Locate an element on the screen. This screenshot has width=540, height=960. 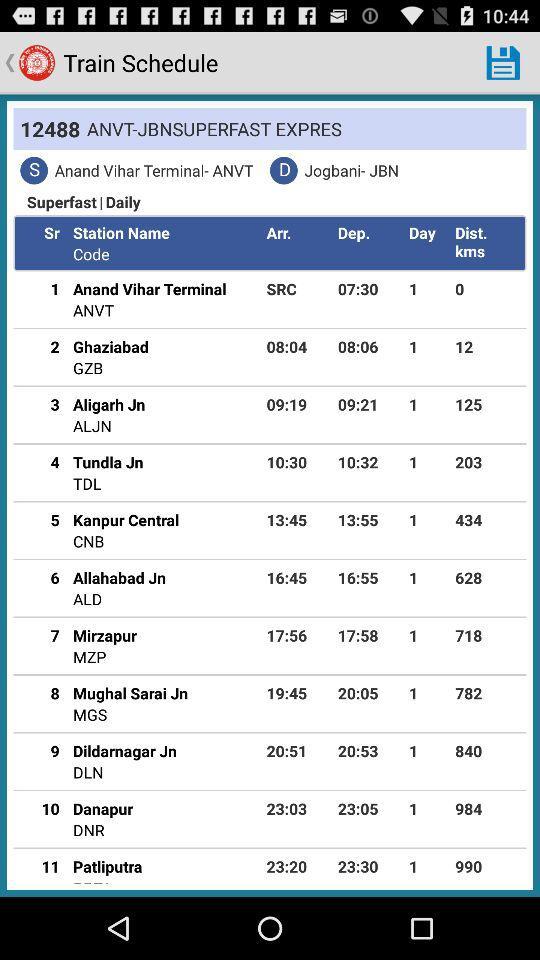
the app above the 628 icon is located at coordinates (486, 518).